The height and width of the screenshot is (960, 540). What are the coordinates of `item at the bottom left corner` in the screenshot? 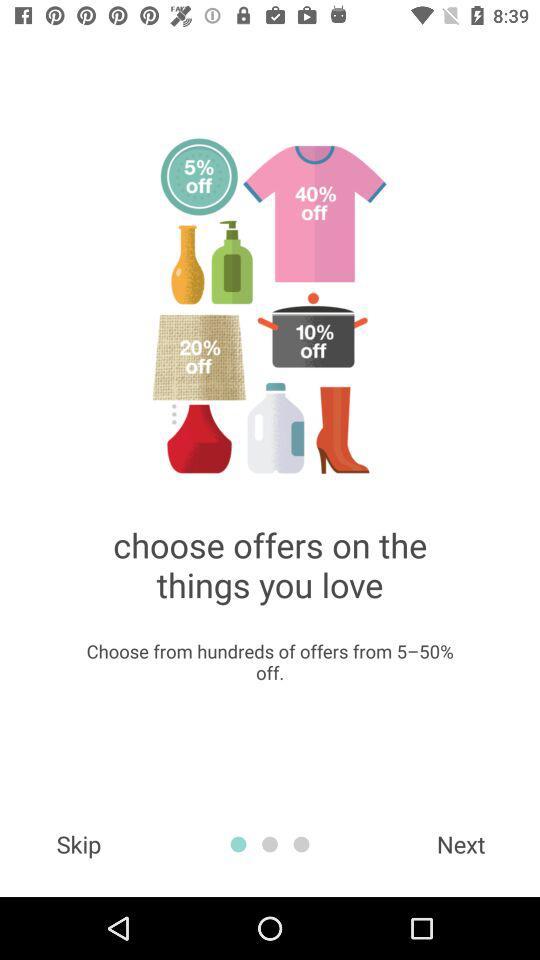 It's located at (77, 843).